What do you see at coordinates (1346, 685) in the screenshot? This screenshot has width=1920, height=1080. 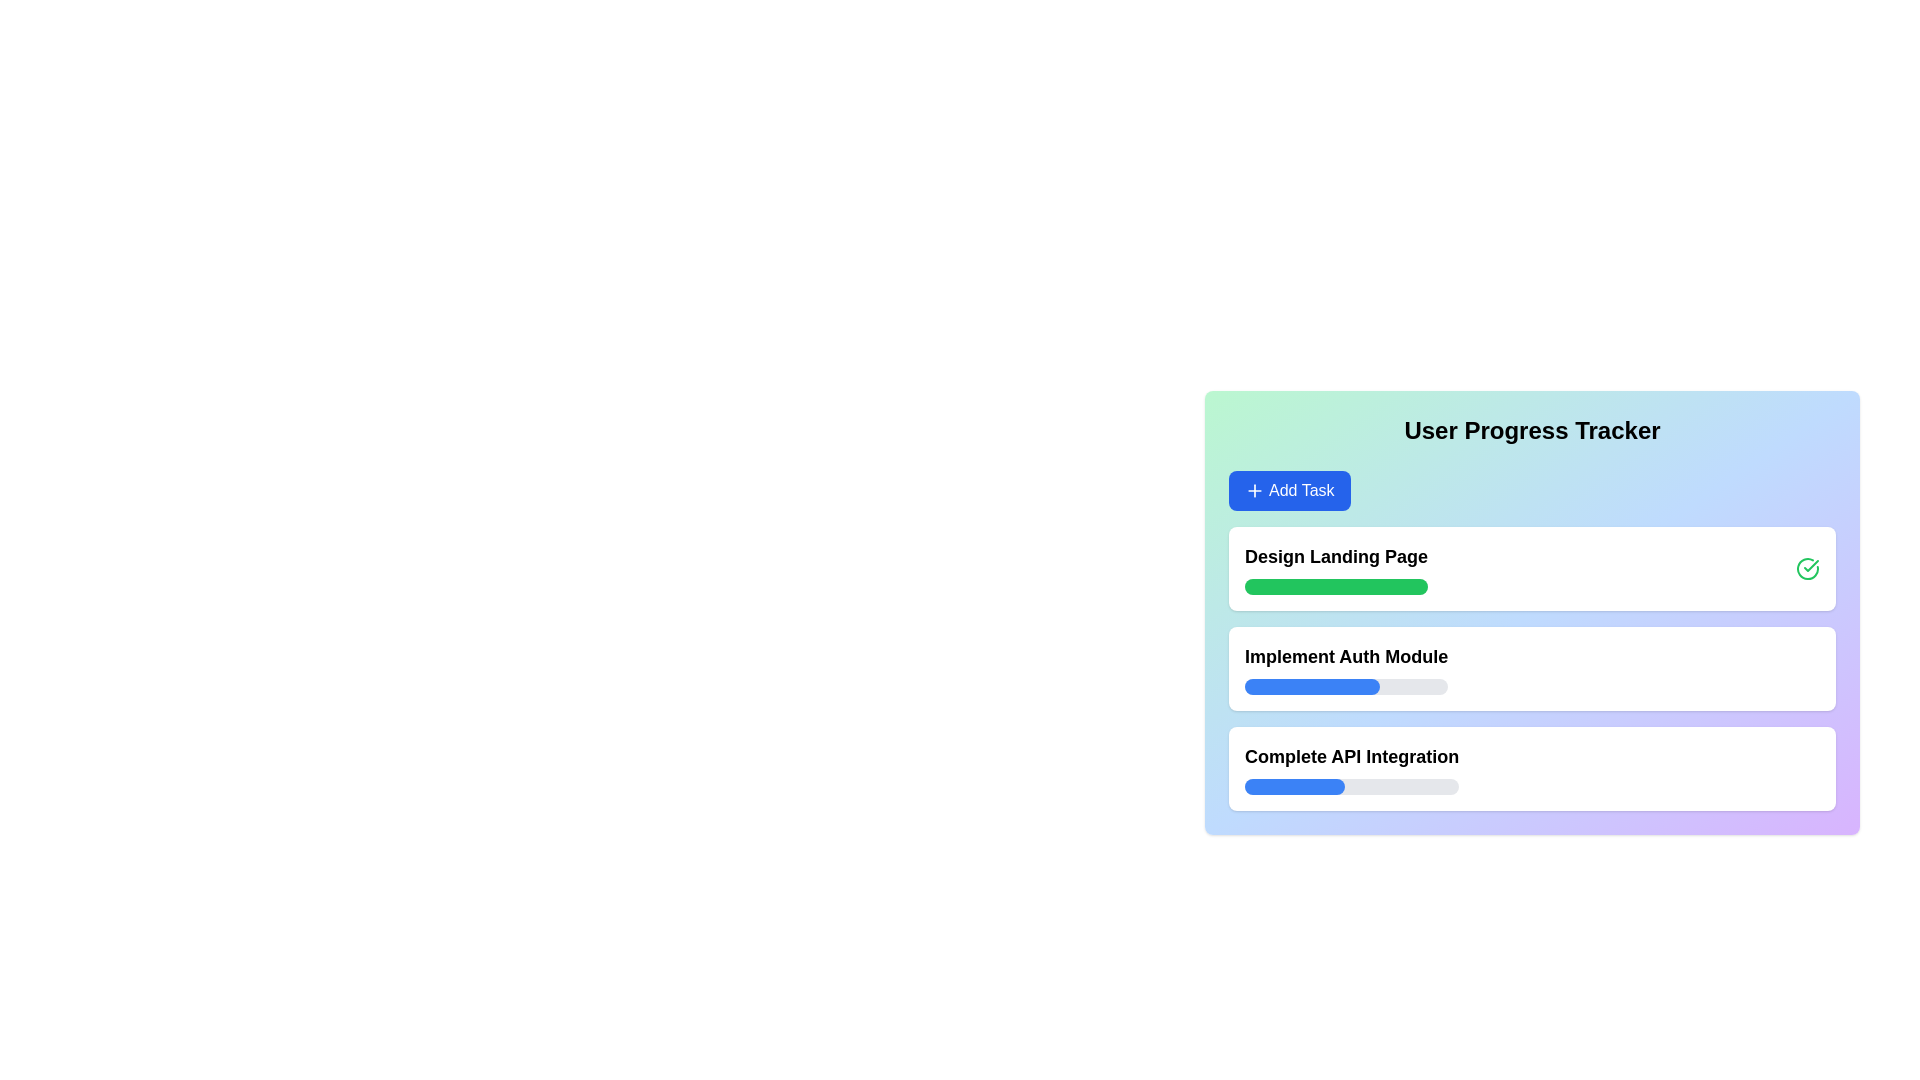 I see `the progress represented by the progress bar for the task 'Implement Auth Module' located in the User Progress Tracker` at bounding box center [1346, 685].